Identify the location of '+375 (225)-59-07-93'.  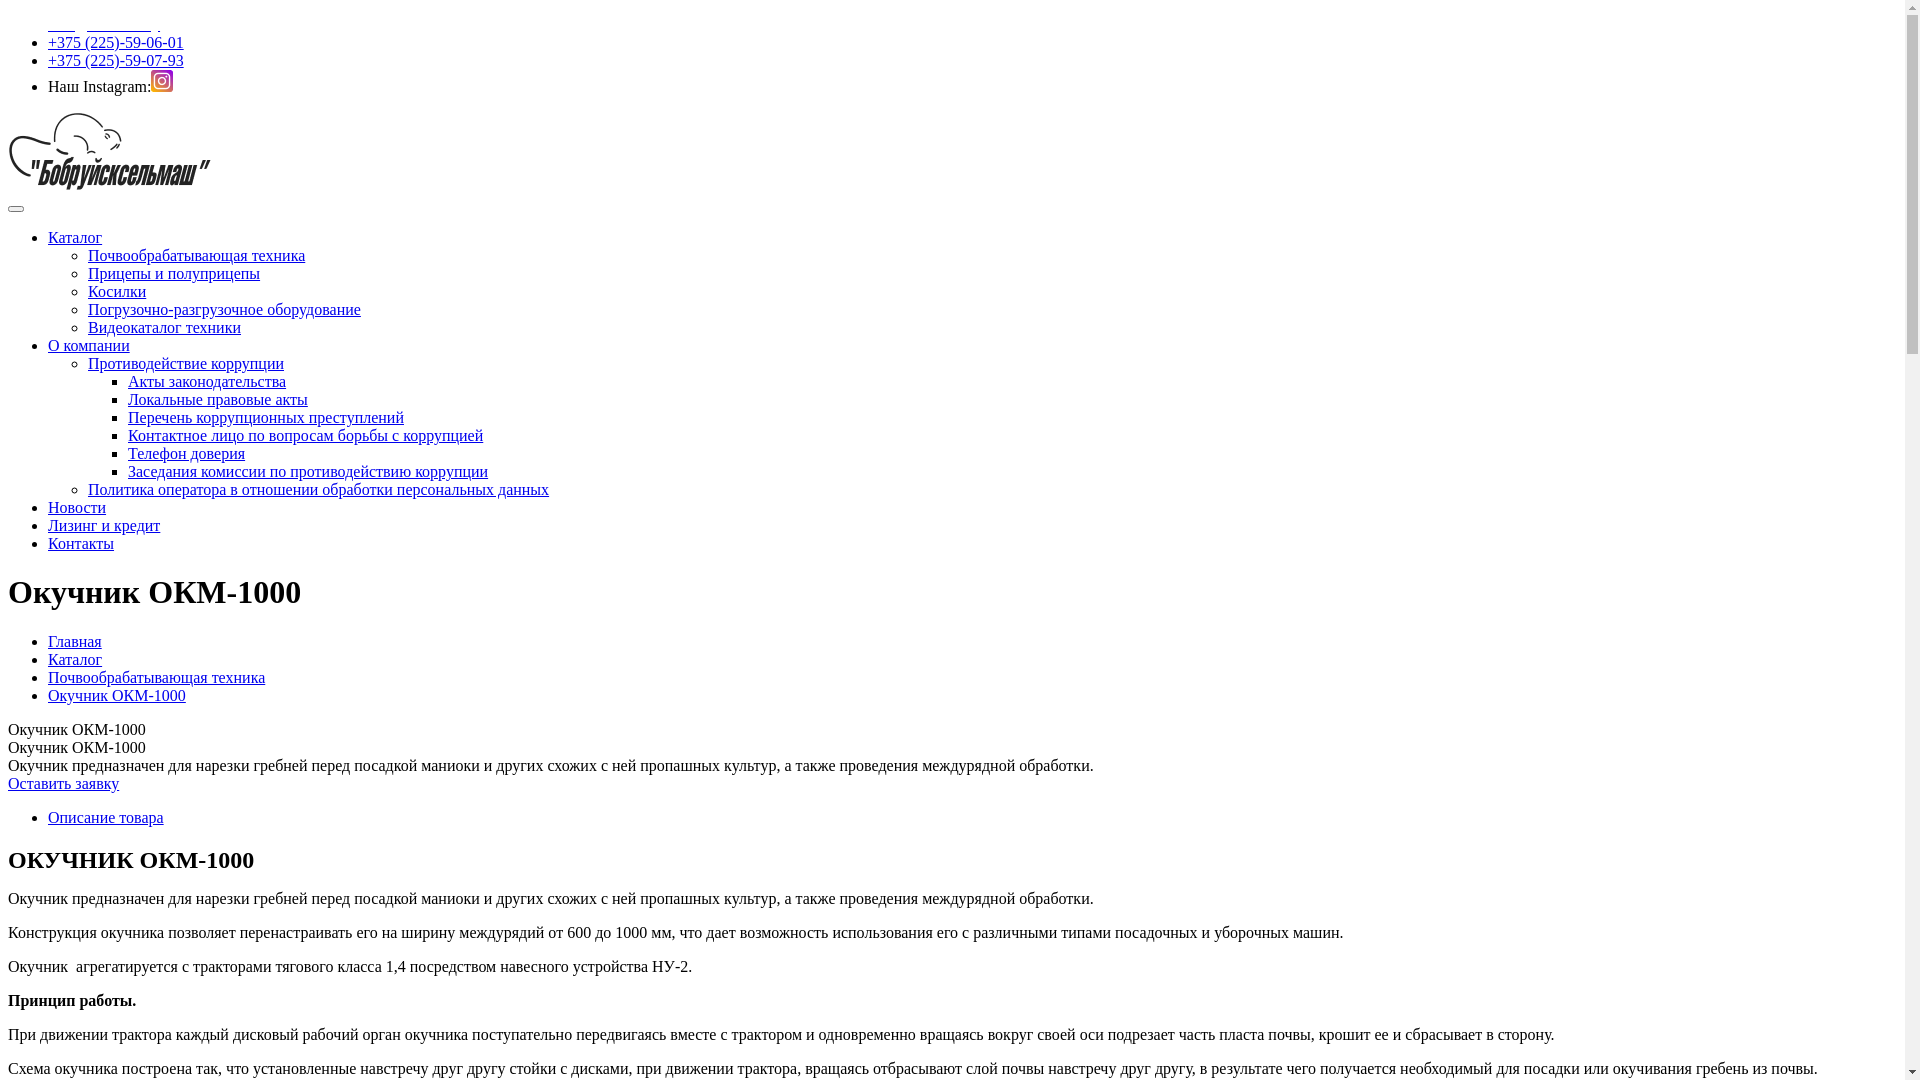
(48, 59).